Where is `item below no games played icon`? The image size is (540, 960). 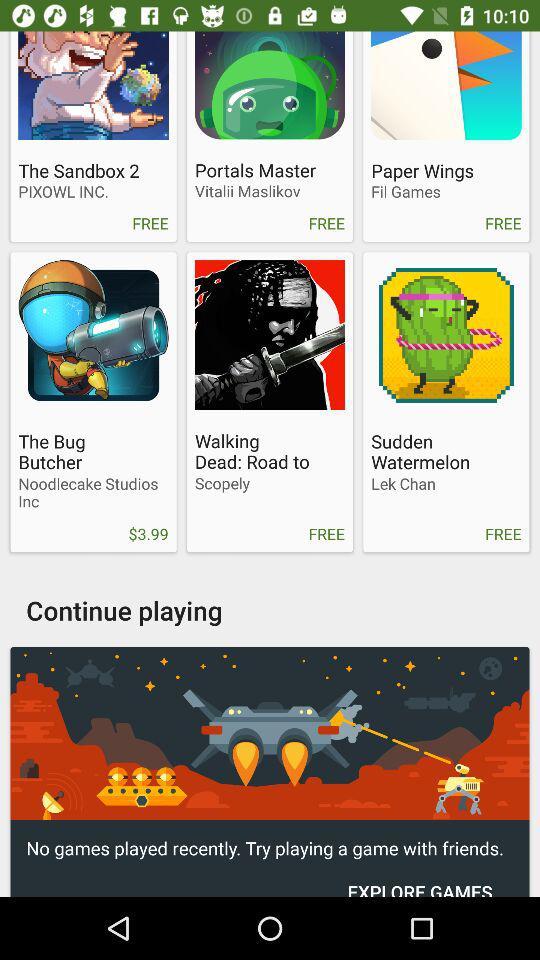
item below no games played icon is located at coordinates (419, 877).